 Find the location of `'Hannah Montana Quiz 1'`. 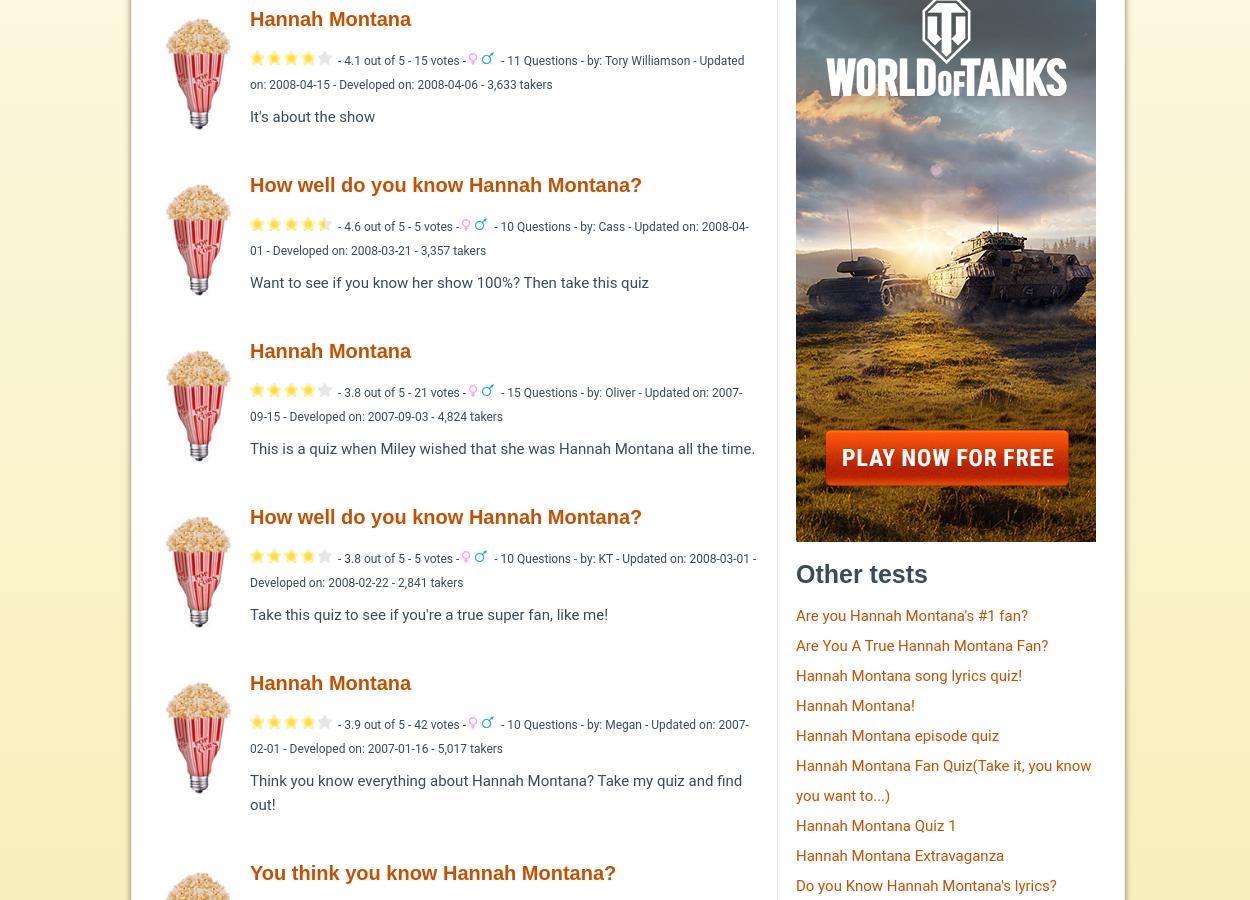

'Hannah Montana Quiz 1' is located at coordinates (876, 826).